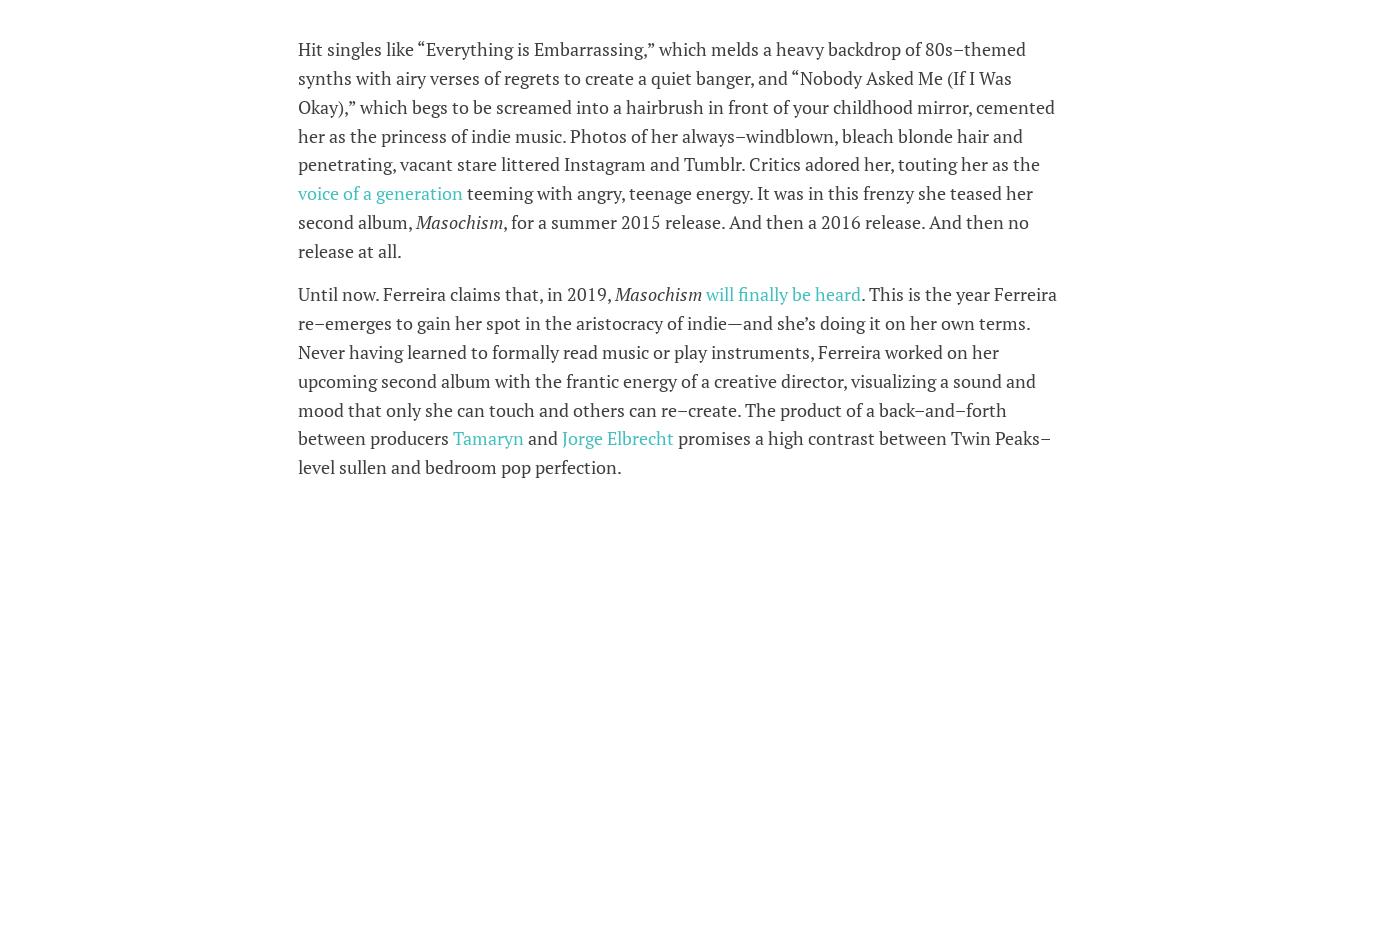 The image size is (1400, 927). Describe the element at coordinates (705, 294) in the screenshot. I see `'will finally be heard'` at that location.